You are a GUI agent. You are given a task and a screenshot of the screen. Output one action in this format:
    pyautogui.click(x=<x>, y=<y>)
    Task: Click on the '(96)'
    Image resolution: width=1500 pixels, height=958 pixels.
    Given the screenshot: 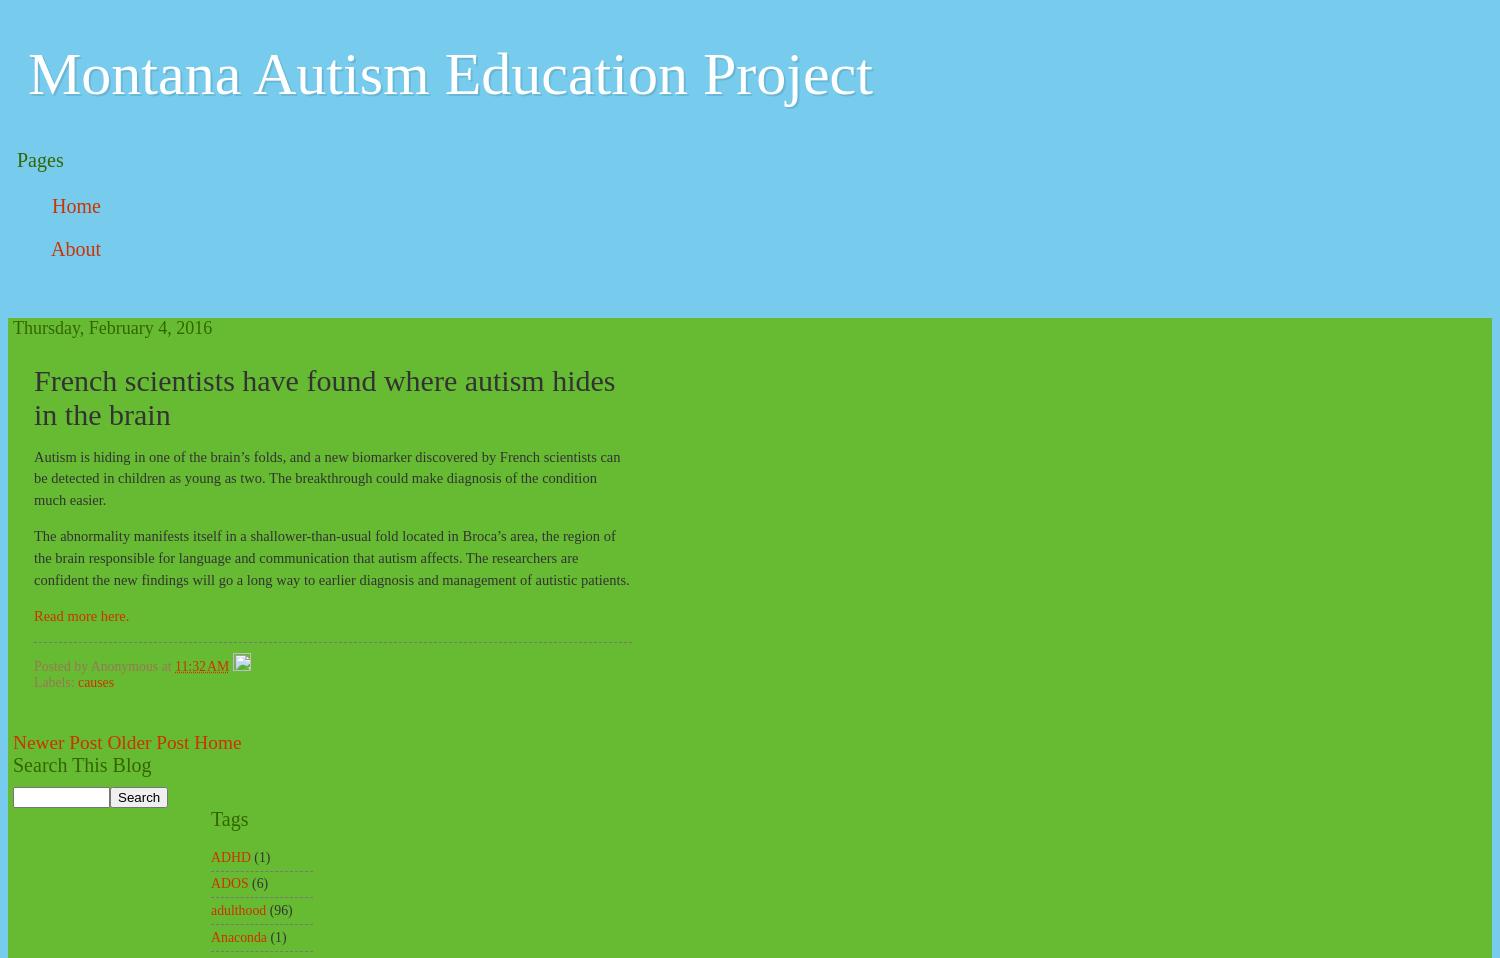 What is the action you would take?
    pyautogui.click(x=280, y=910)
    